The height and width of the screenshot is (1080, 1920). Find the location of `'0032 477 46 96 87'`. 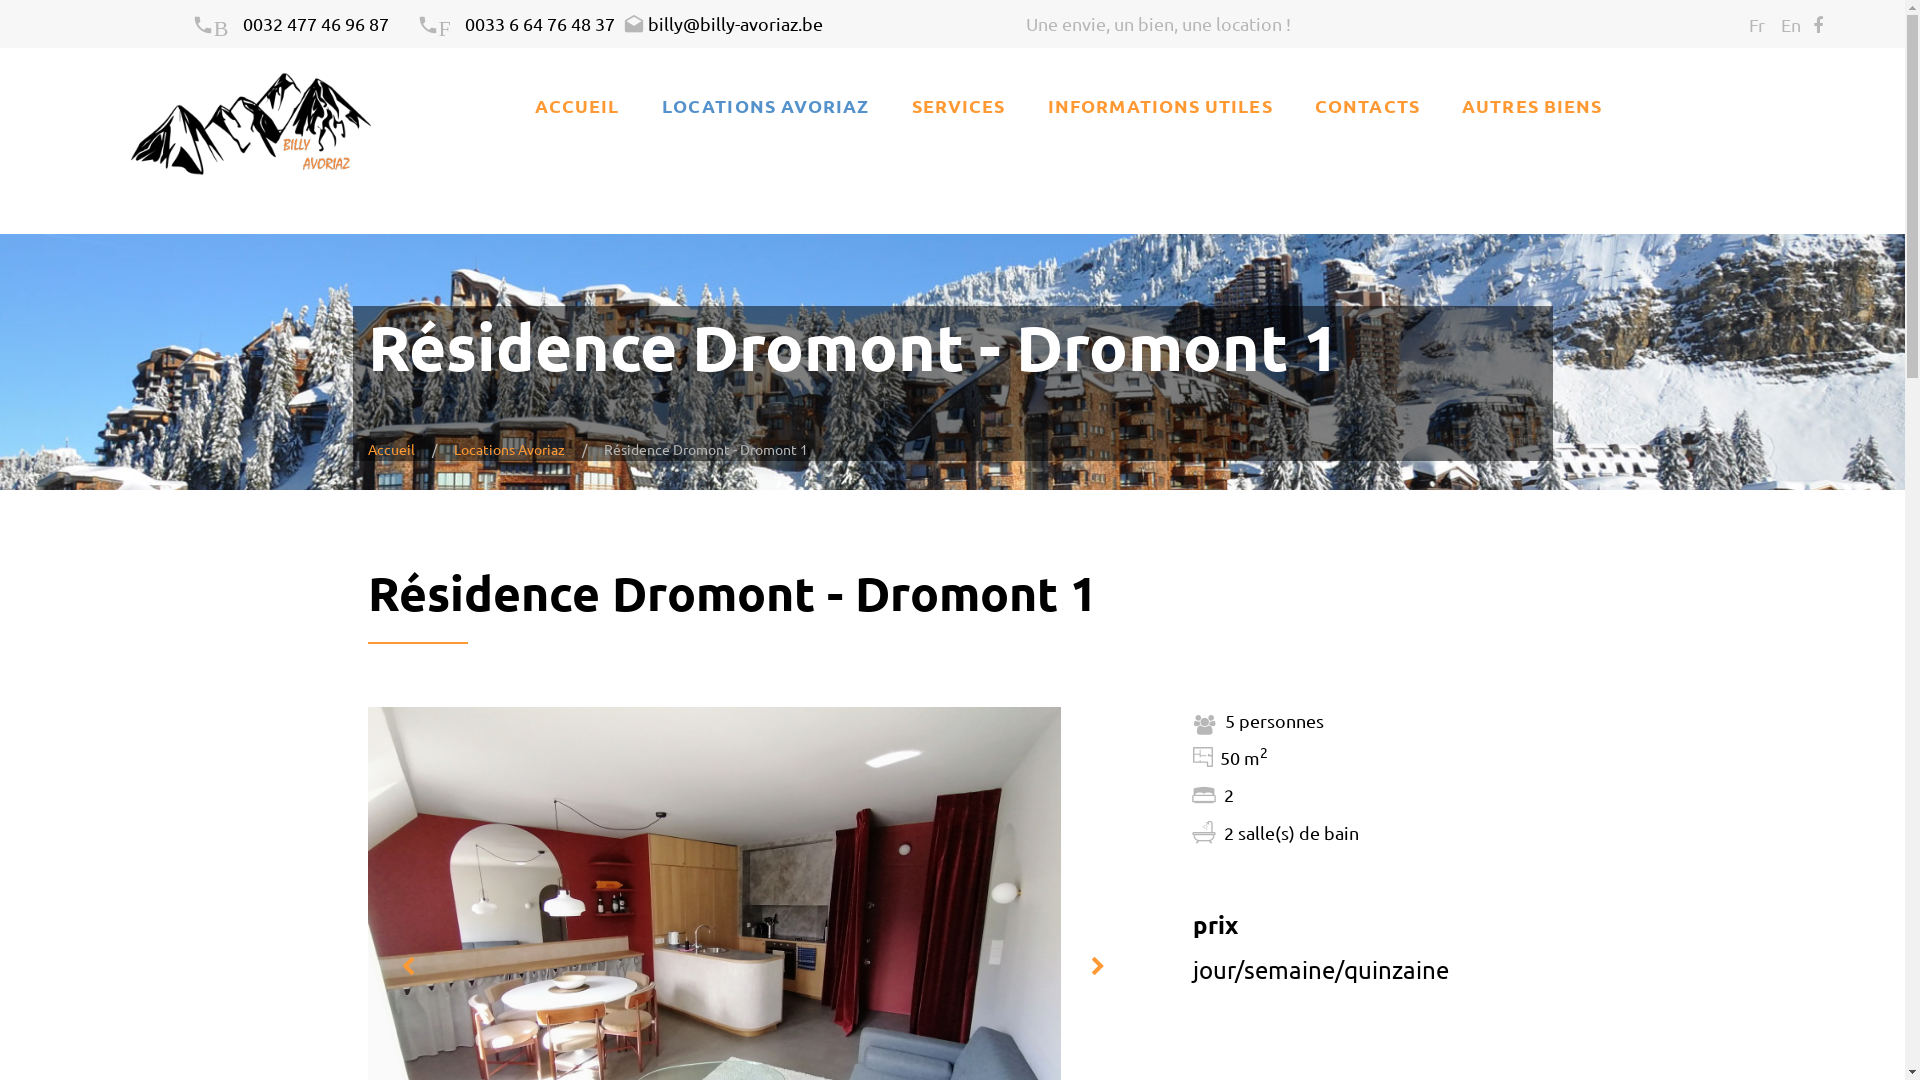

'0032 477 46 96 87' is located at coordinates (314, 23).